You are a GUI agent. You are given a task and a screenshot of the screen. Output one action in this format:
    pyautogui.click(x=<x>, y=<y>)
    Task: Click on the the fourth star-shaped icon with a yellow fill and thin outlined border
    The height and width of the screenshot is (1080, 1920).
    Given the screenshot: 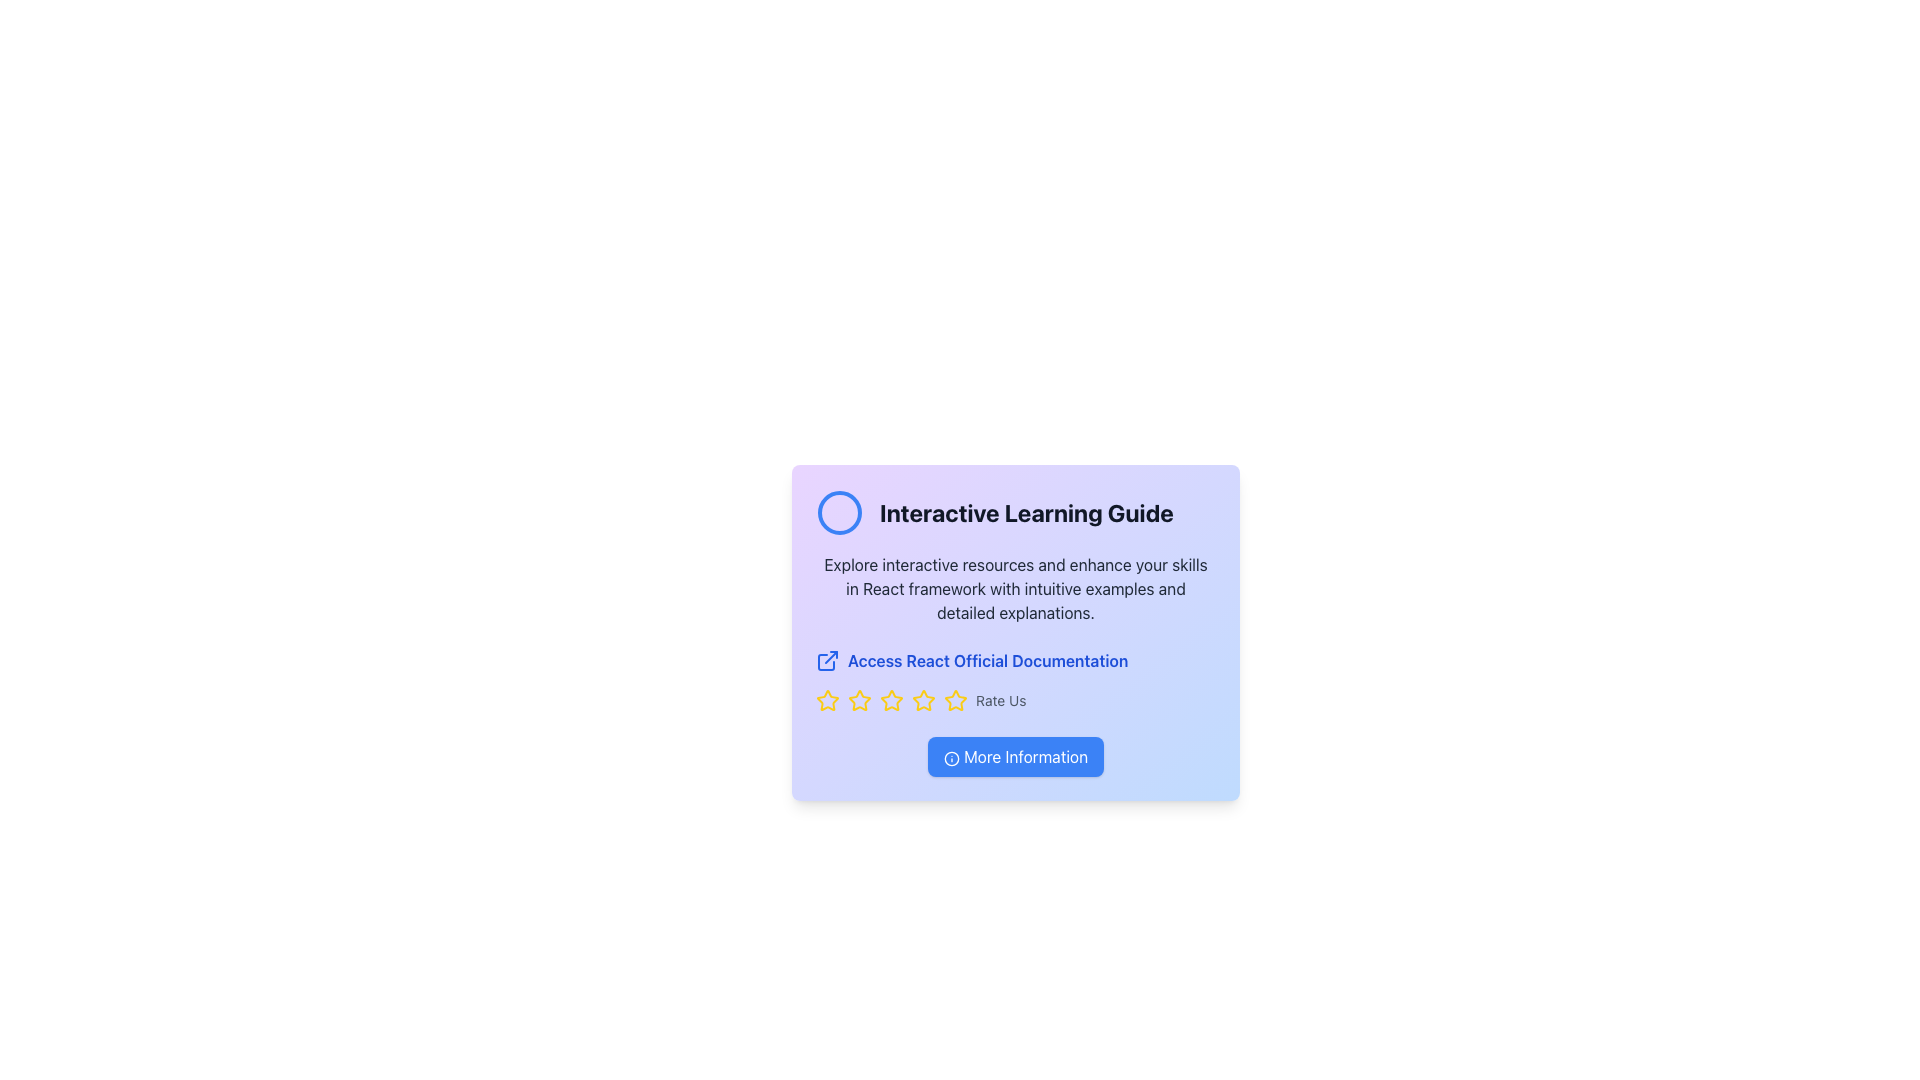 What is the action you would take?
    pyautogui.click(x=923, y=699)
    